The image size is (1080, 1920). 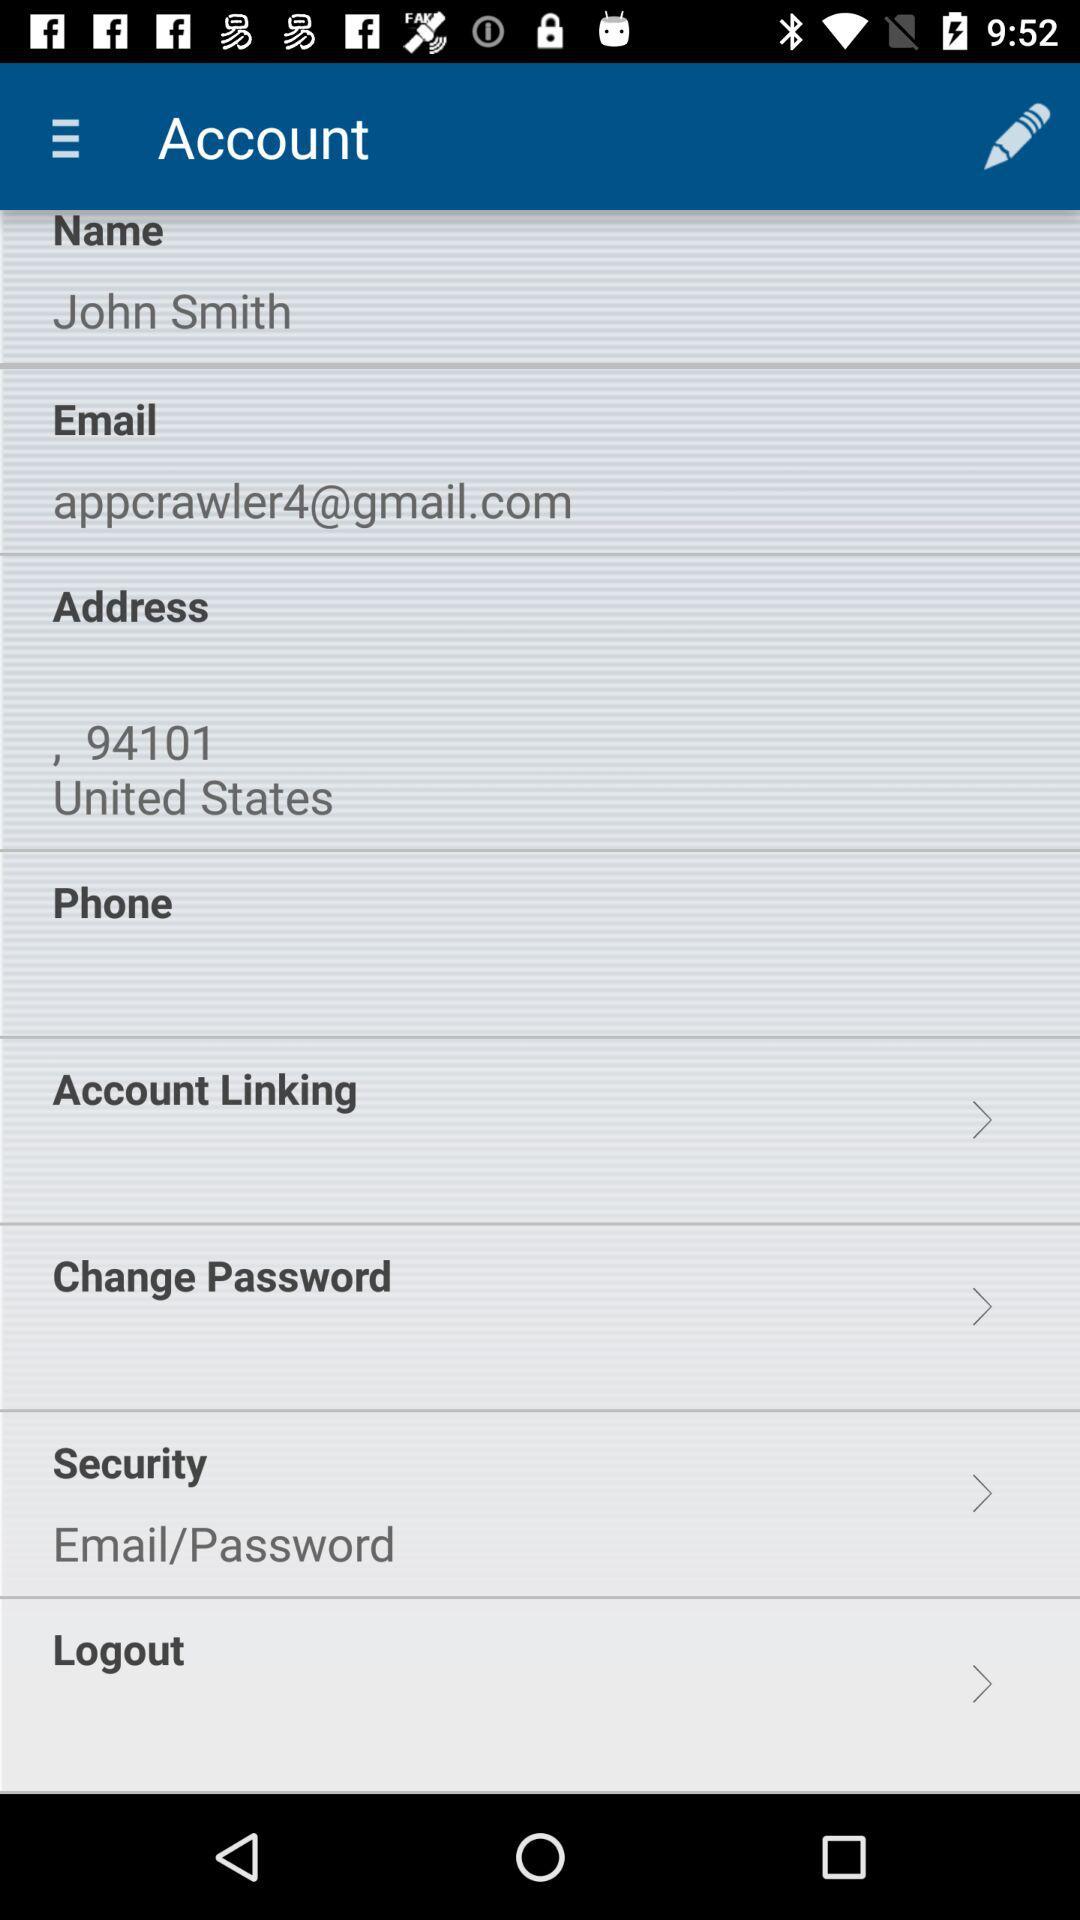 What do you see at coordinates (1017, 135) in the screenshot?
I see `the icon at the top right corner` at bounding box center [1017, 135].